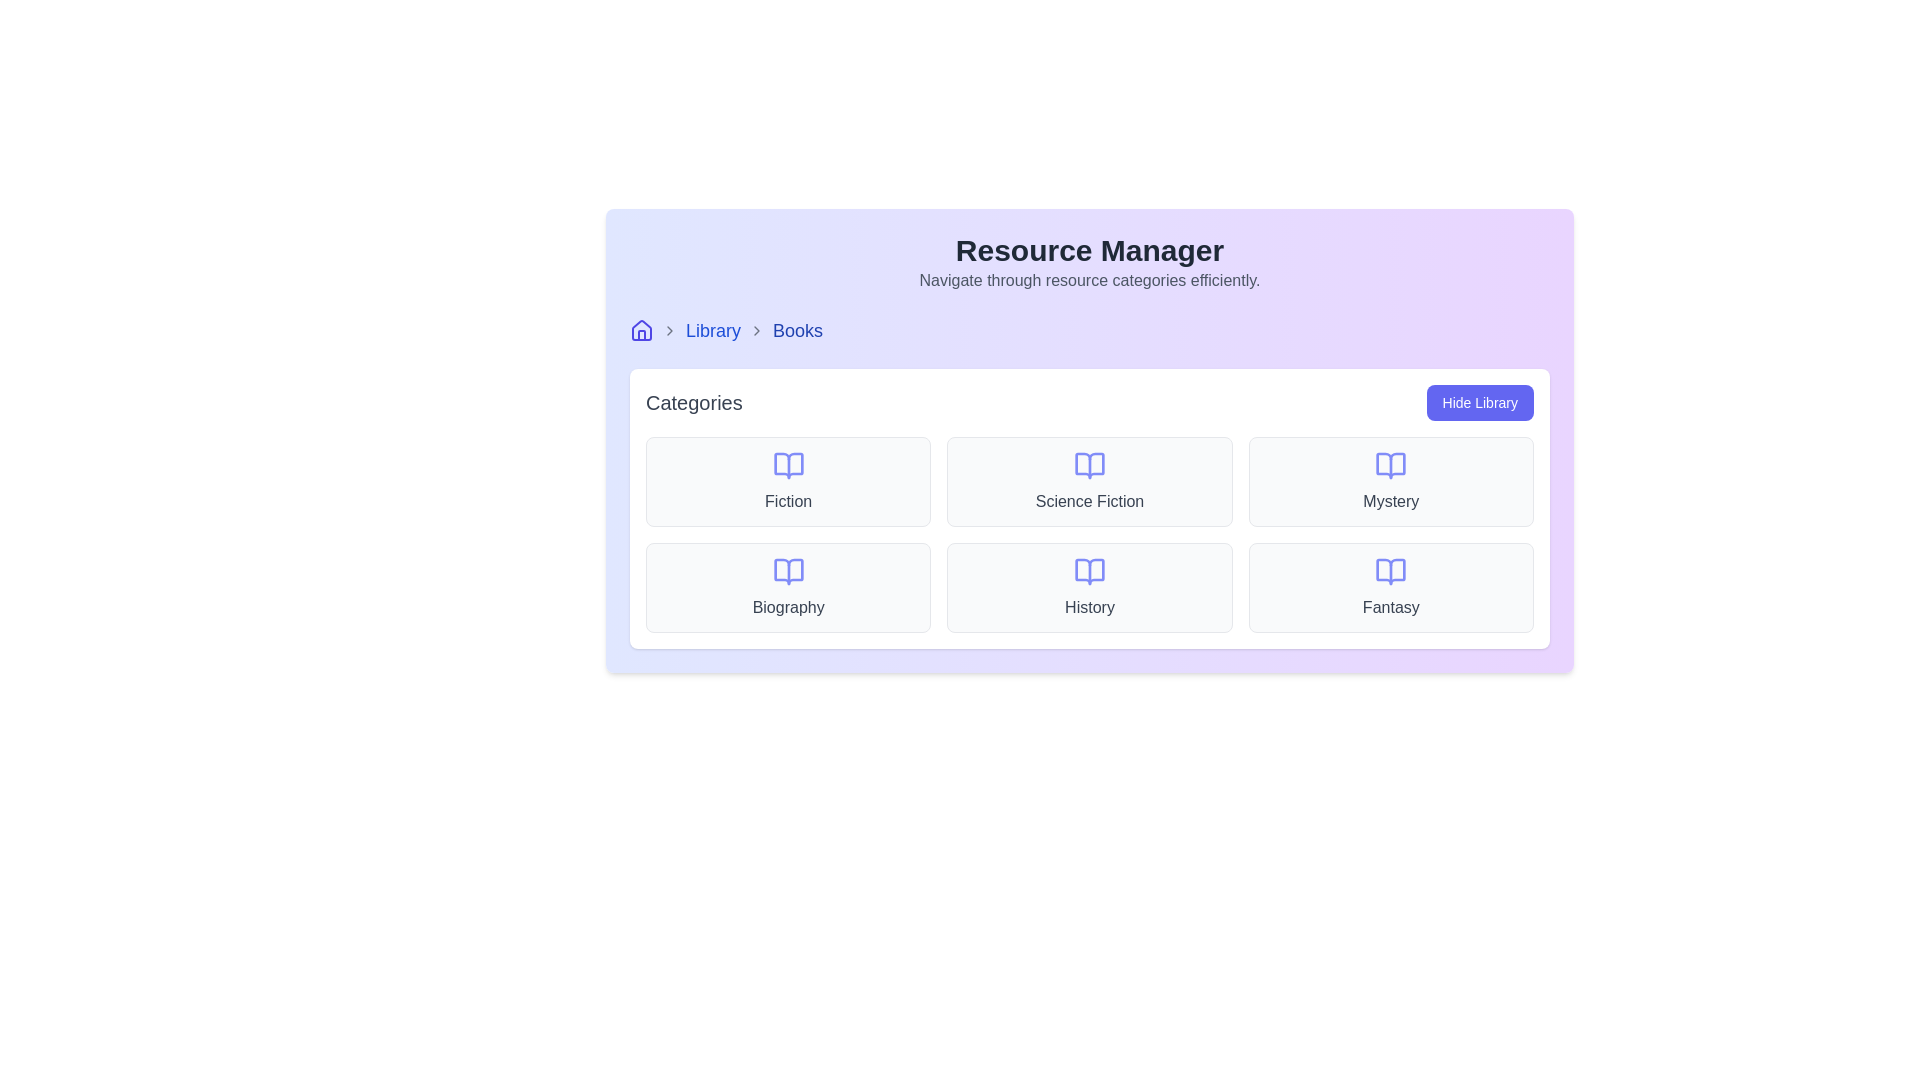  I want to click on the 'History' icon located in the fourth tile of the category grid layout, which serves as a visual representation for the 'History' category, so click(1088, 571).